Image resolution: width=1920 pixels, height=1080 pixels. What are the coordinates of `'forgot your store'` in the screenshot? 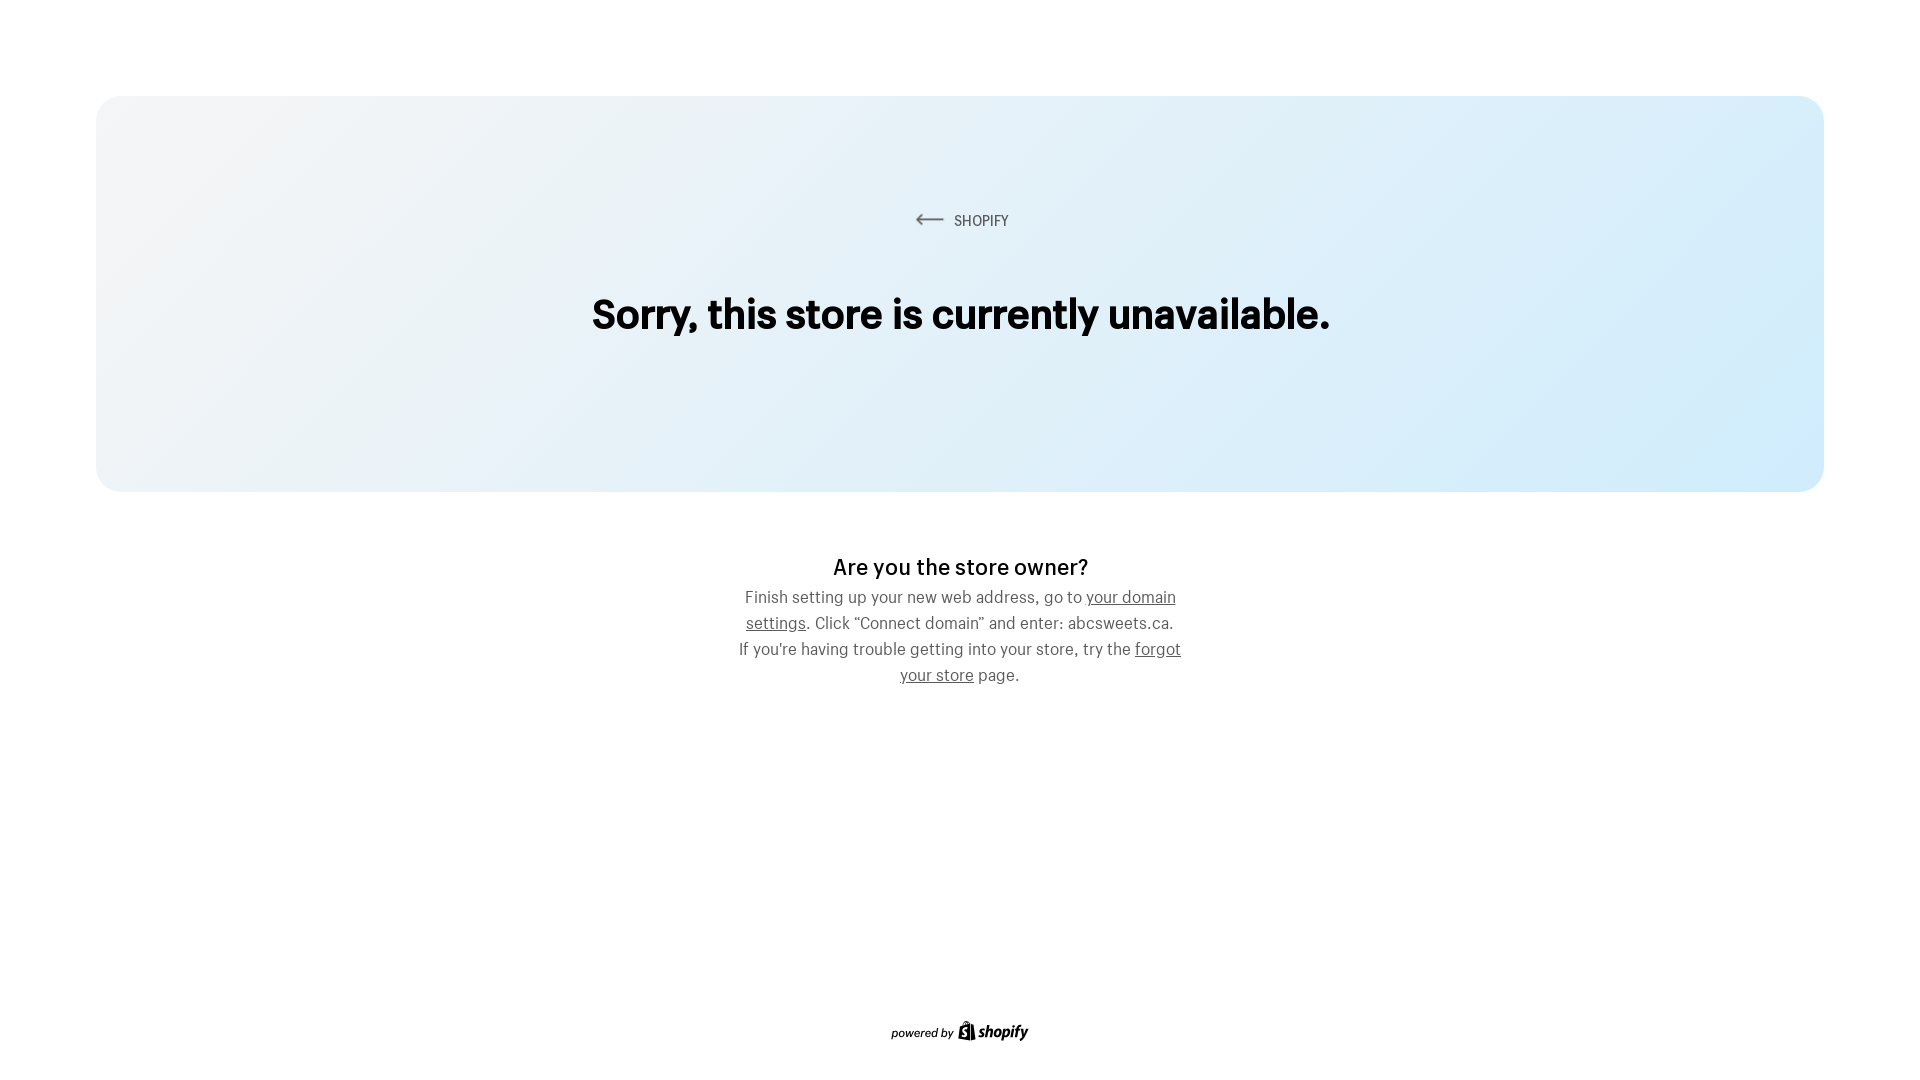 It's located at (1040, 659).